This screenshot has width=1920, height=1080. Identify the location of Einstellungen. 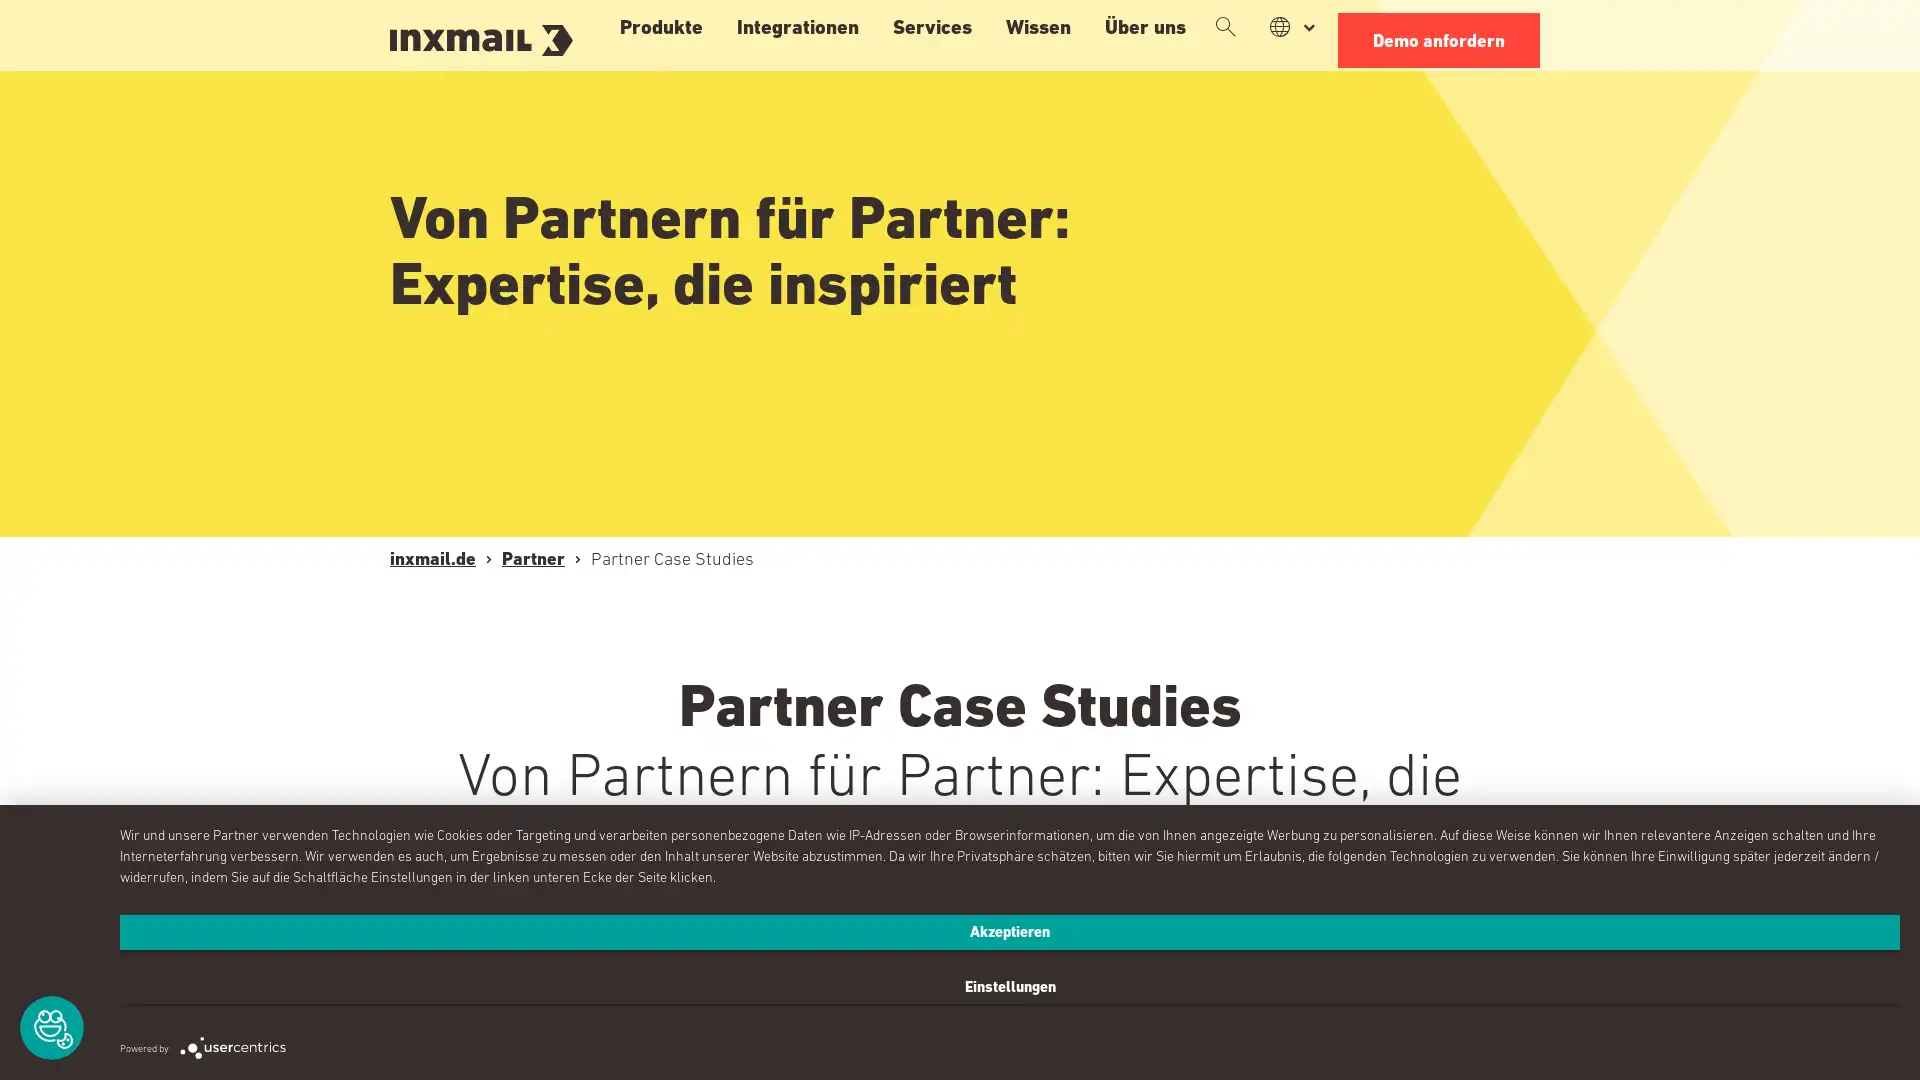
(1632, 1006).